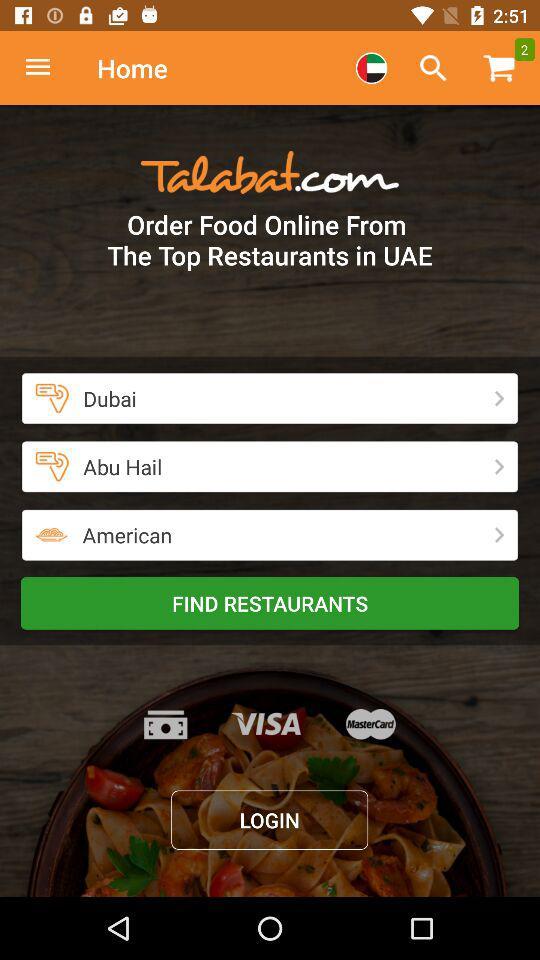  Describe the element at coordinates (432, 68) in the screenshot. I see `opens search dialogue` at that location.